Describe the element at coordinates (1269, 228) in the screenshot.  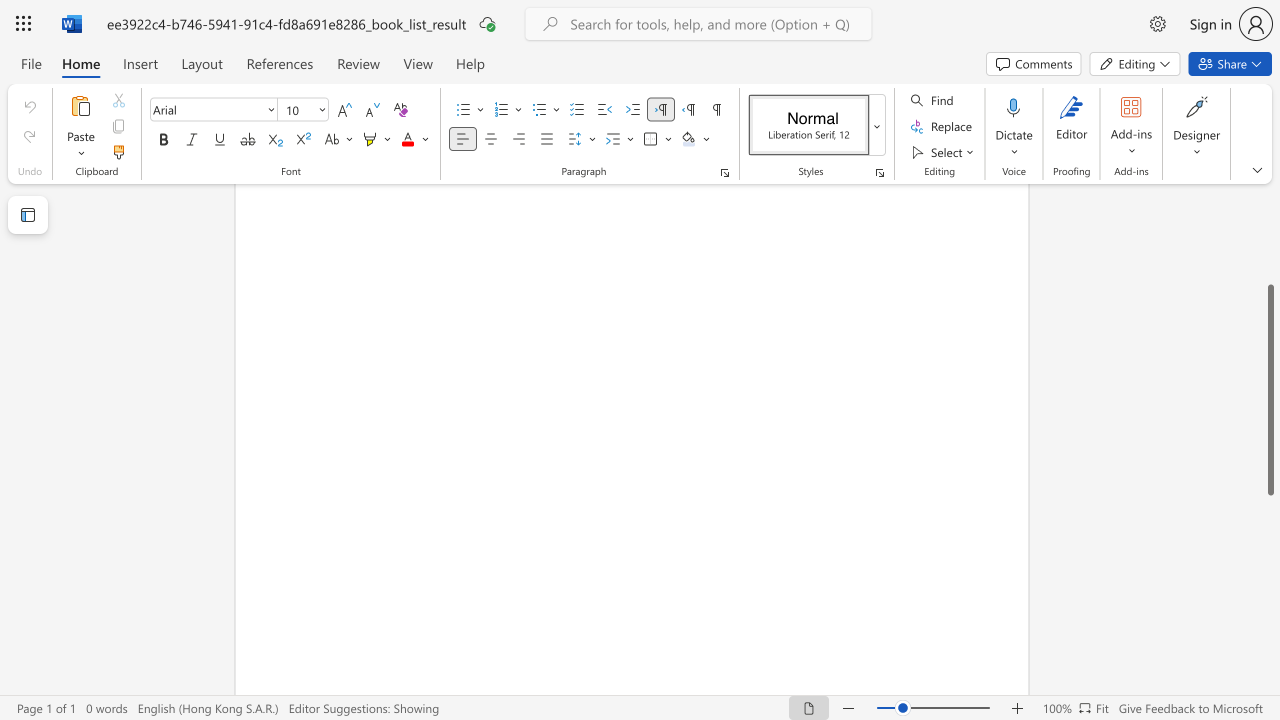
I see `the scrollbar on the right to move the page upward` at that location.